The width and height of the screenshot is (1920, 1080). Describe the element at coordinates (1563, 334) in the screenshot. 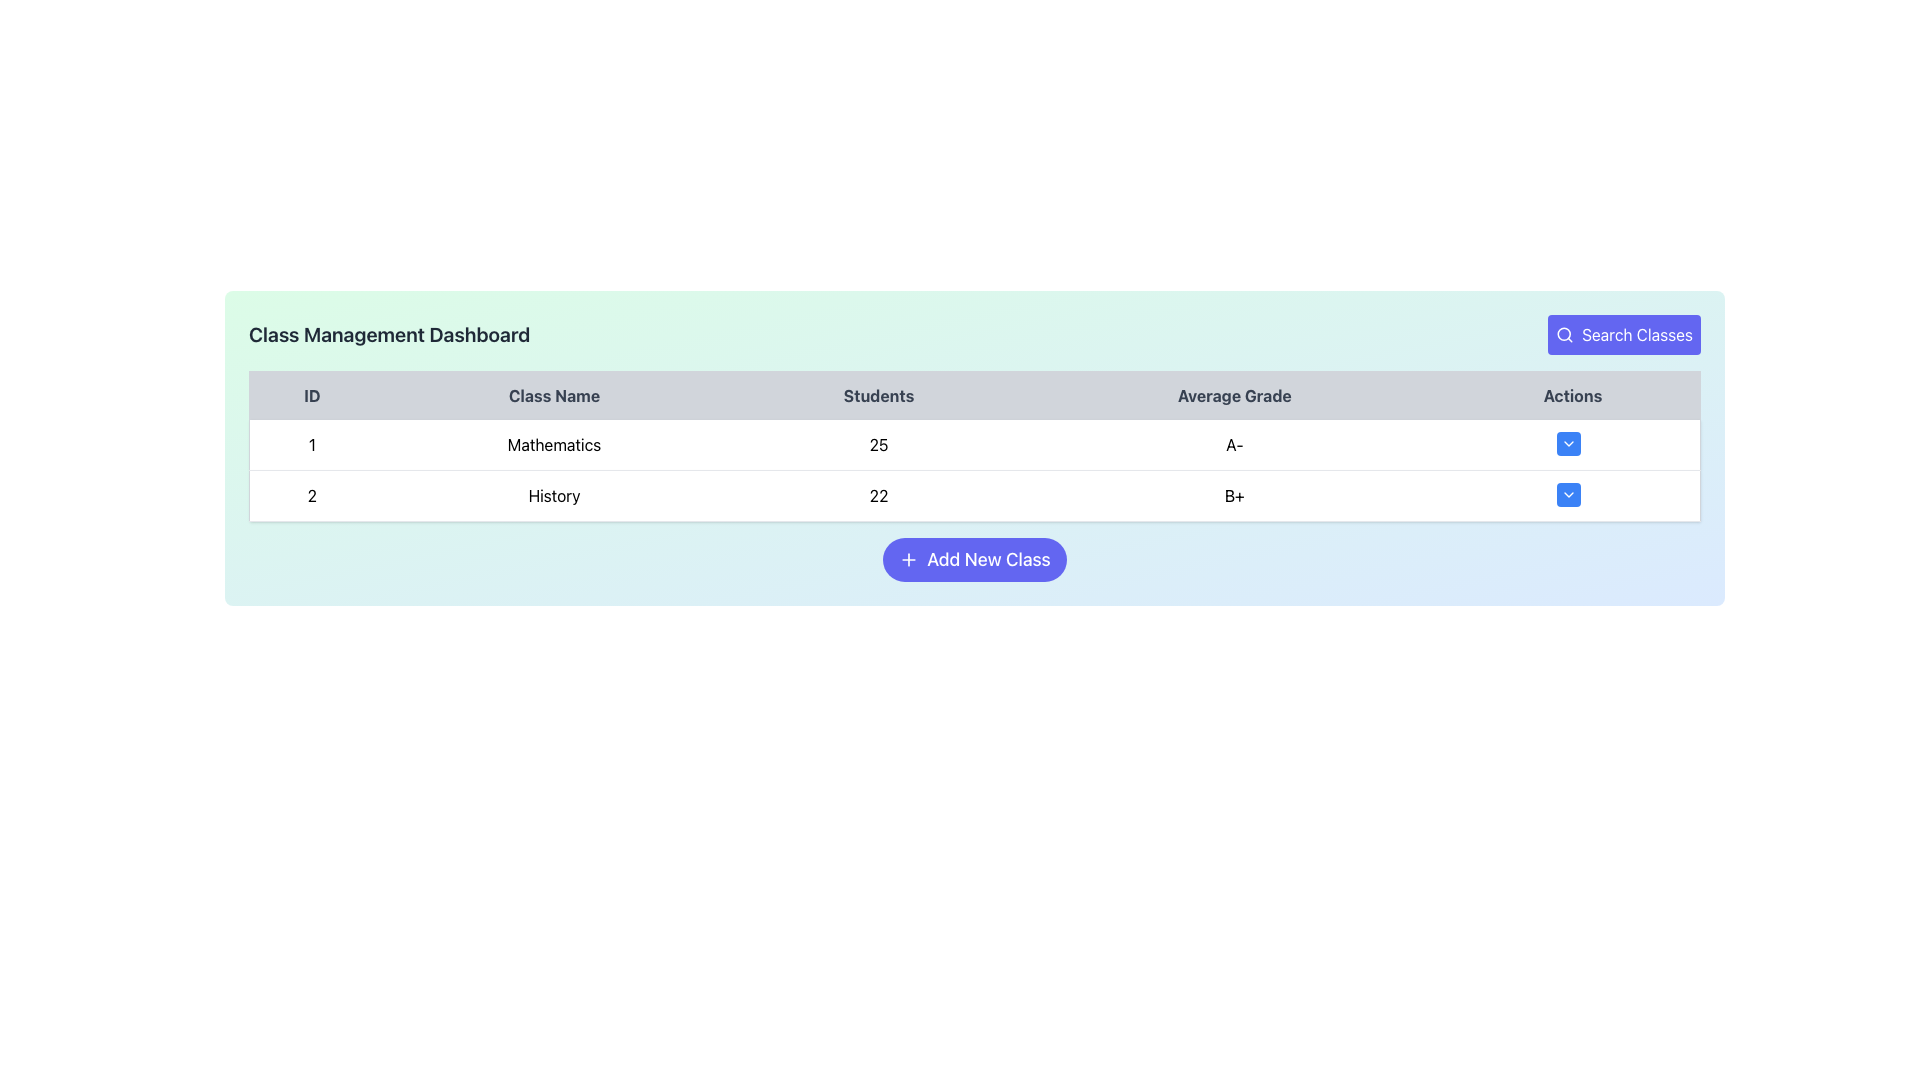

I see `the search icon inside the 'Search Classes' button located` at that location.